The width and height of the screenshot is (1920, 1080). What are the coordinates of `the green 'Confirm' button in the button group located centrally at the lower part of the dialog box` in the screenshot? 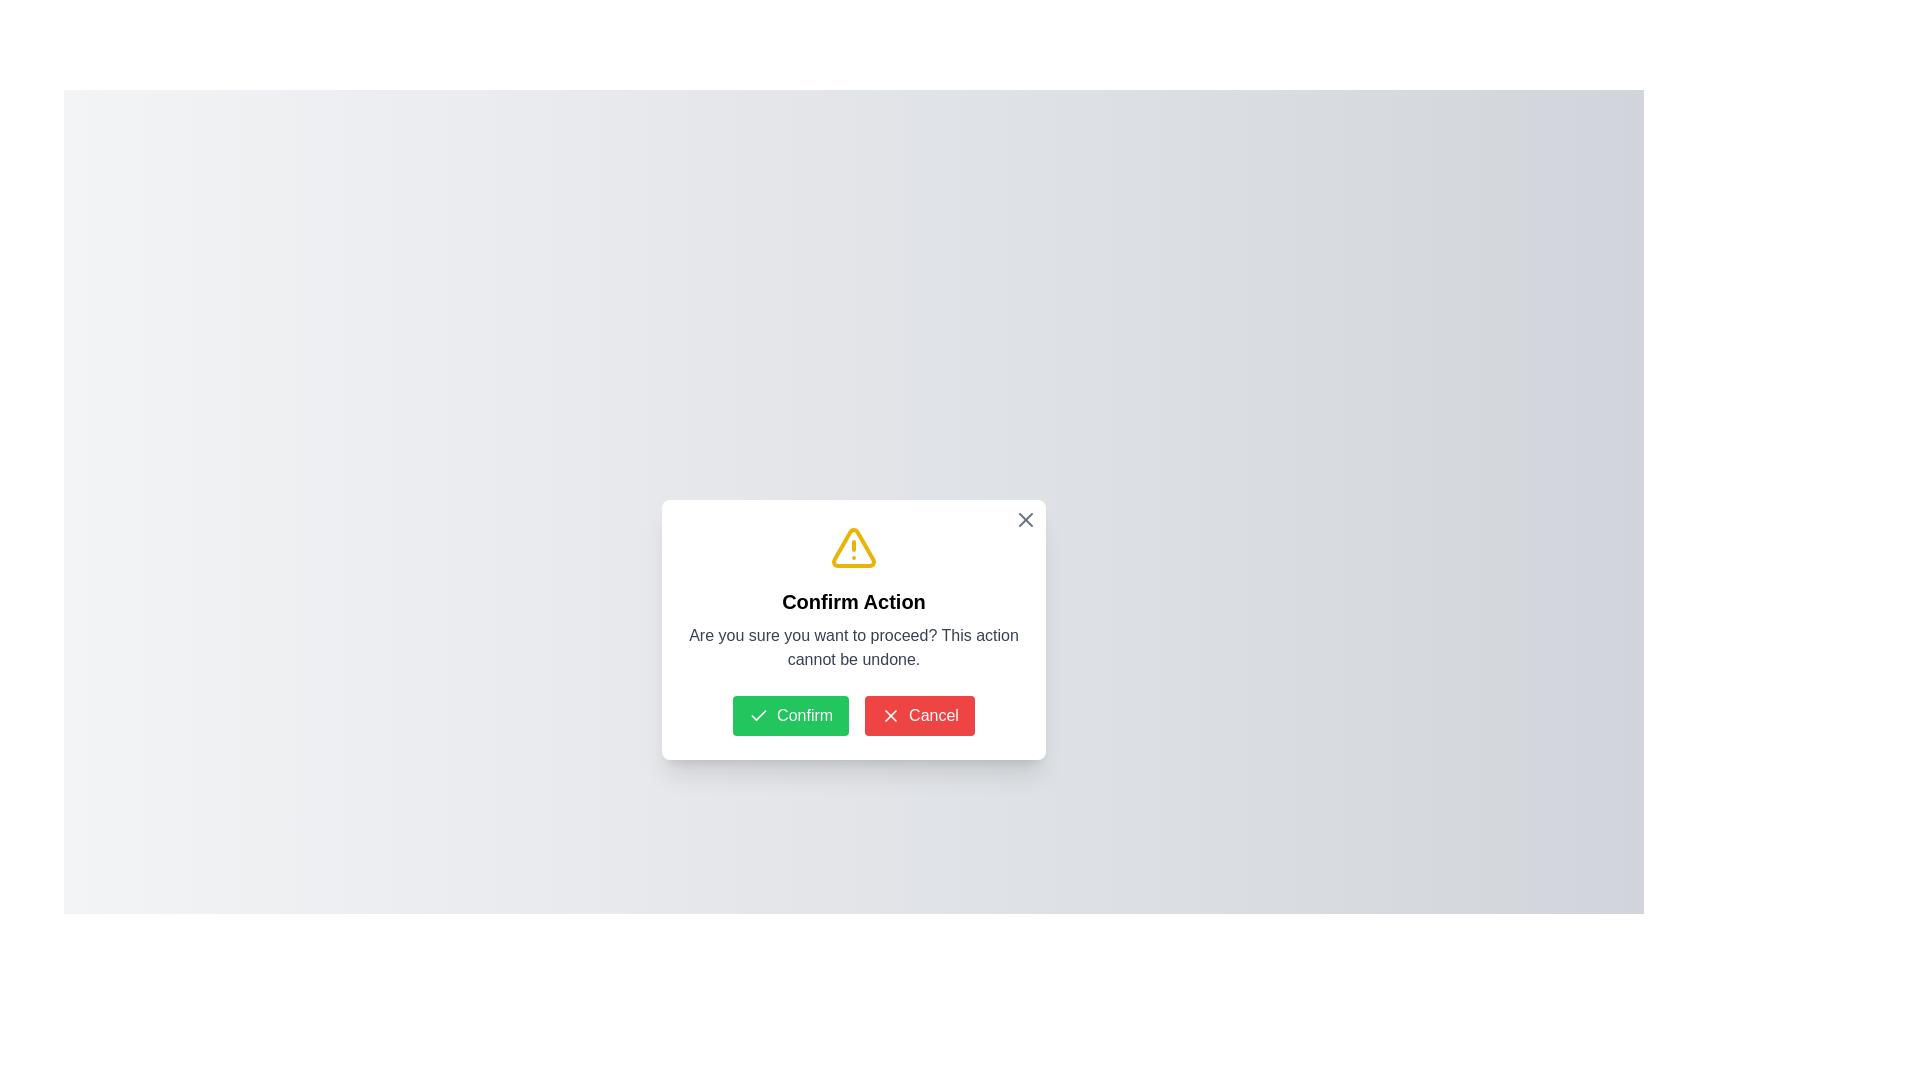 It's located at (854, 715).